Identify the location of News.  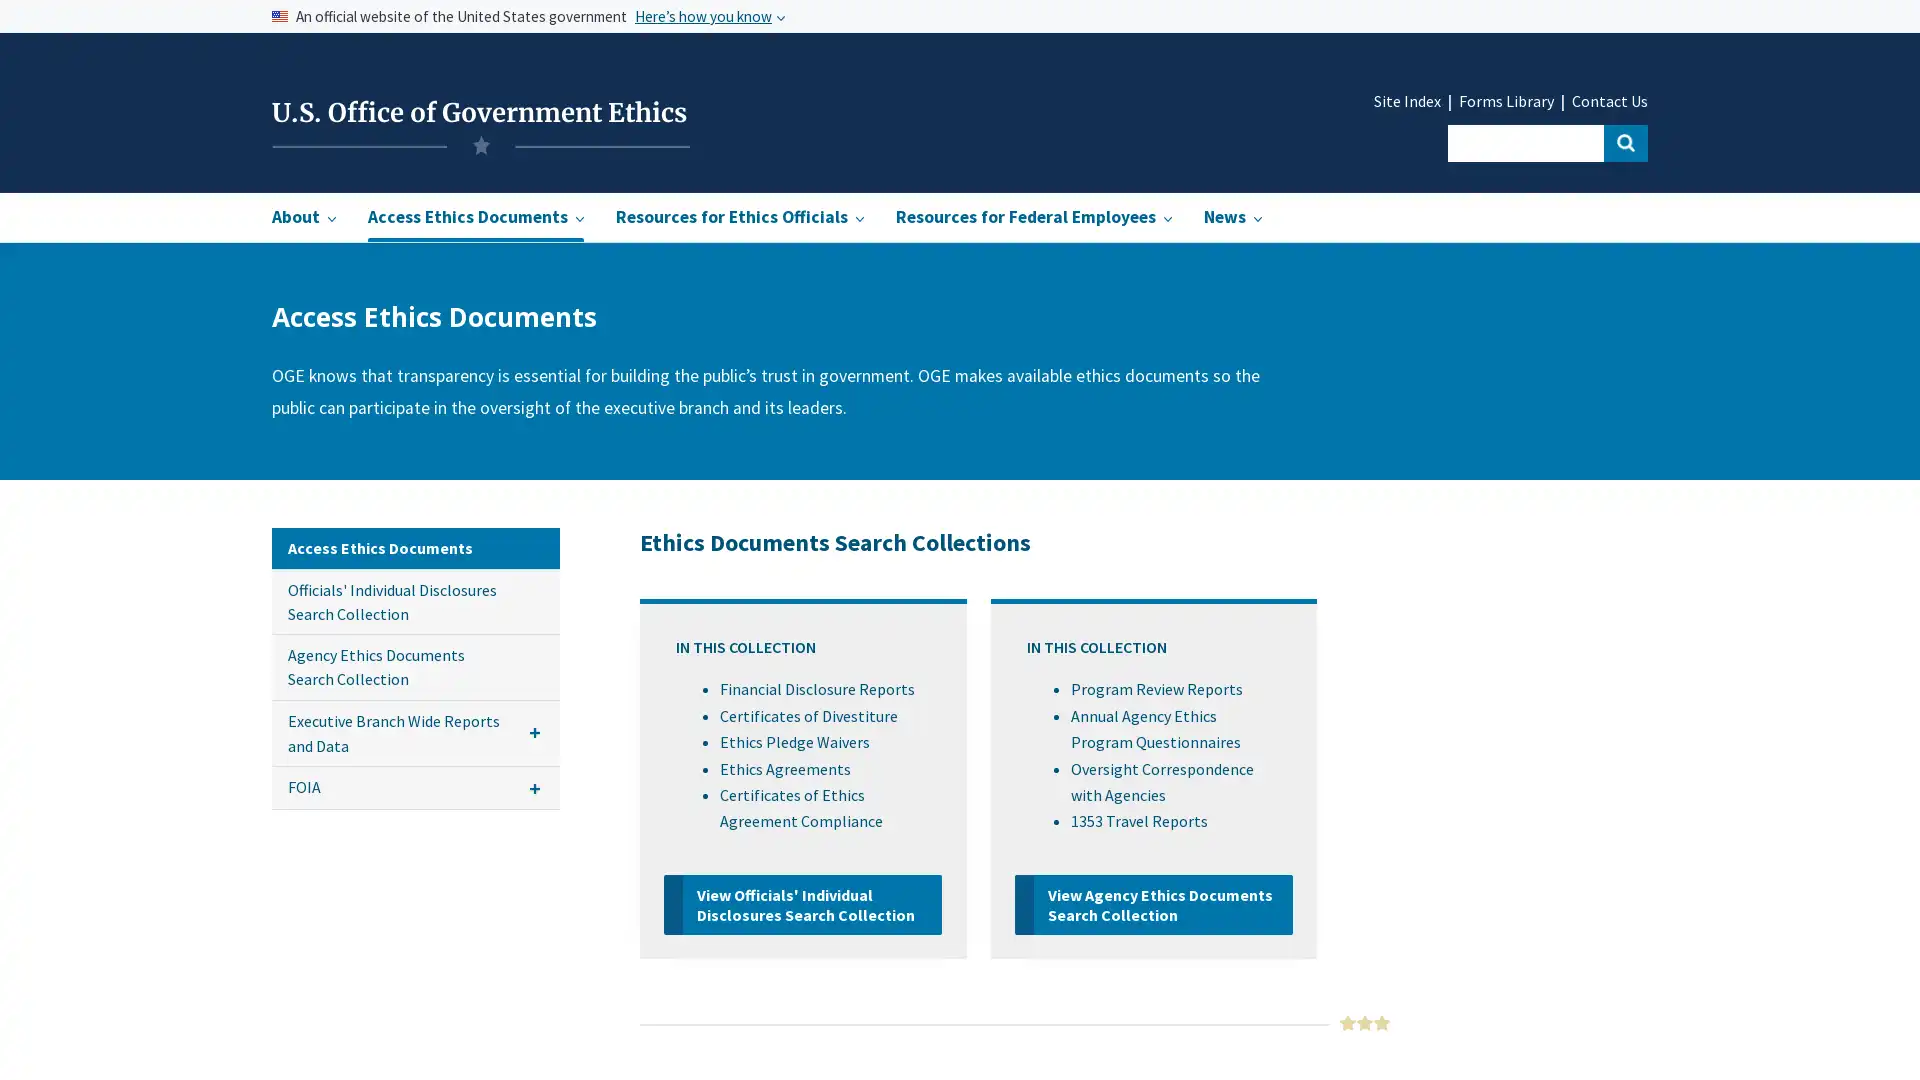
(1232, 216).